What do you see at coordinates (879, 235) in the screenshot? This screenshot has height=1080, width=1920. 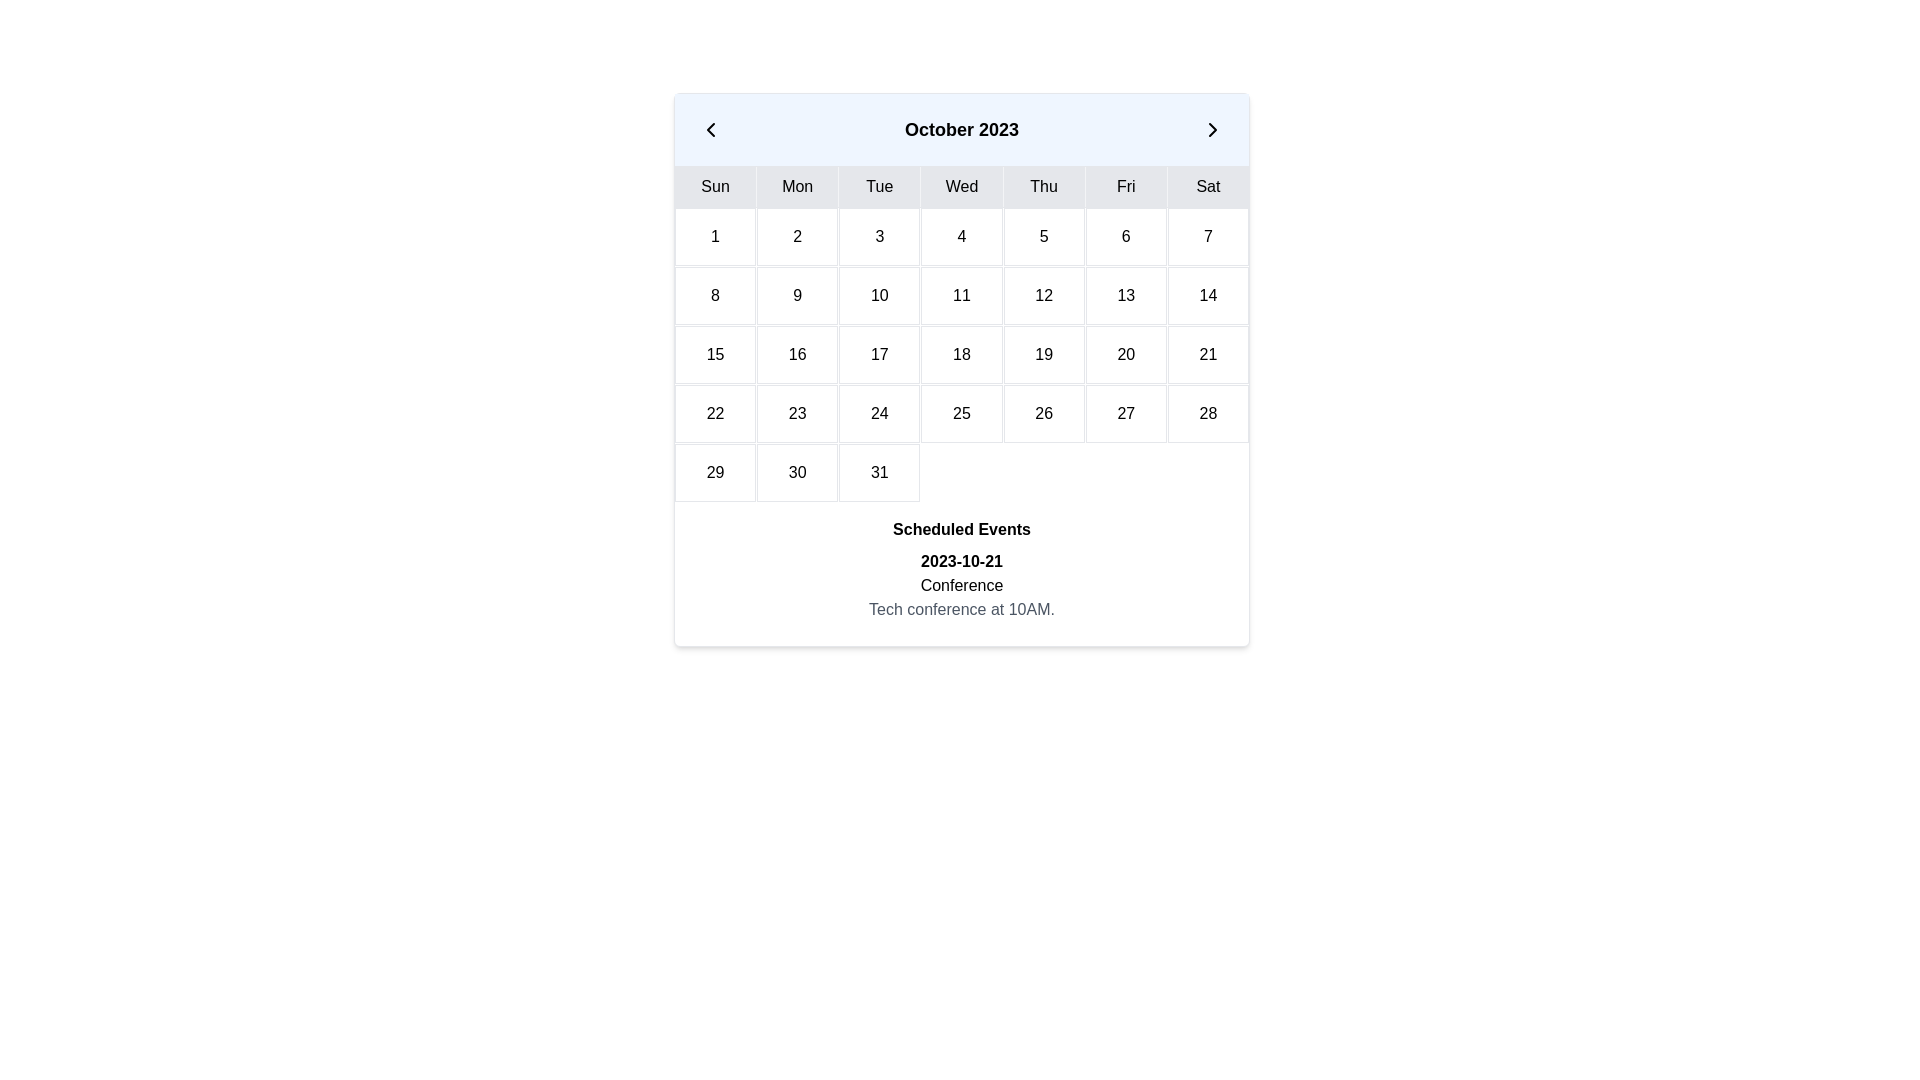 I see `the Calendar Date Cell displaying the number '3' to trigger relevant date-related actions` at bounding box center [879, 235].